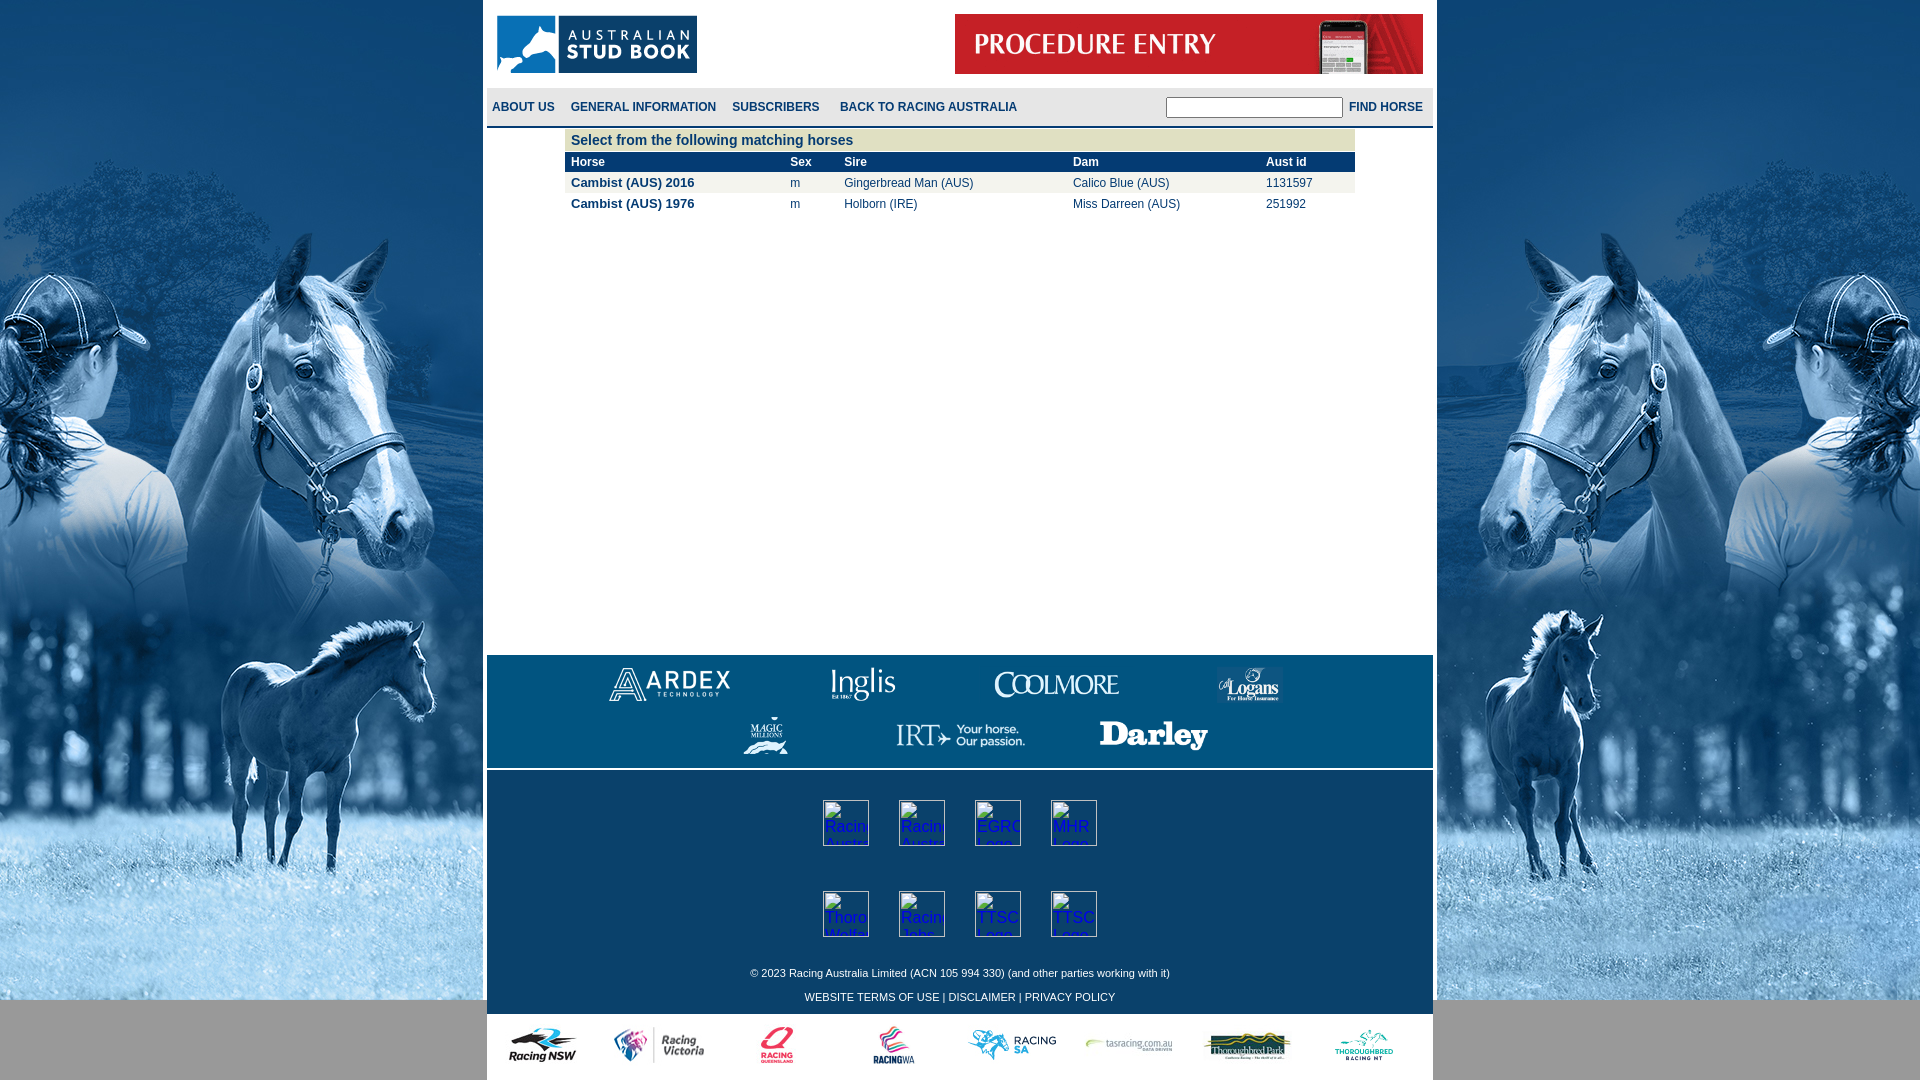  Describe the element at coordinates (1012, 1044) in the screenshot. I see `'RacingSA'` at that location.